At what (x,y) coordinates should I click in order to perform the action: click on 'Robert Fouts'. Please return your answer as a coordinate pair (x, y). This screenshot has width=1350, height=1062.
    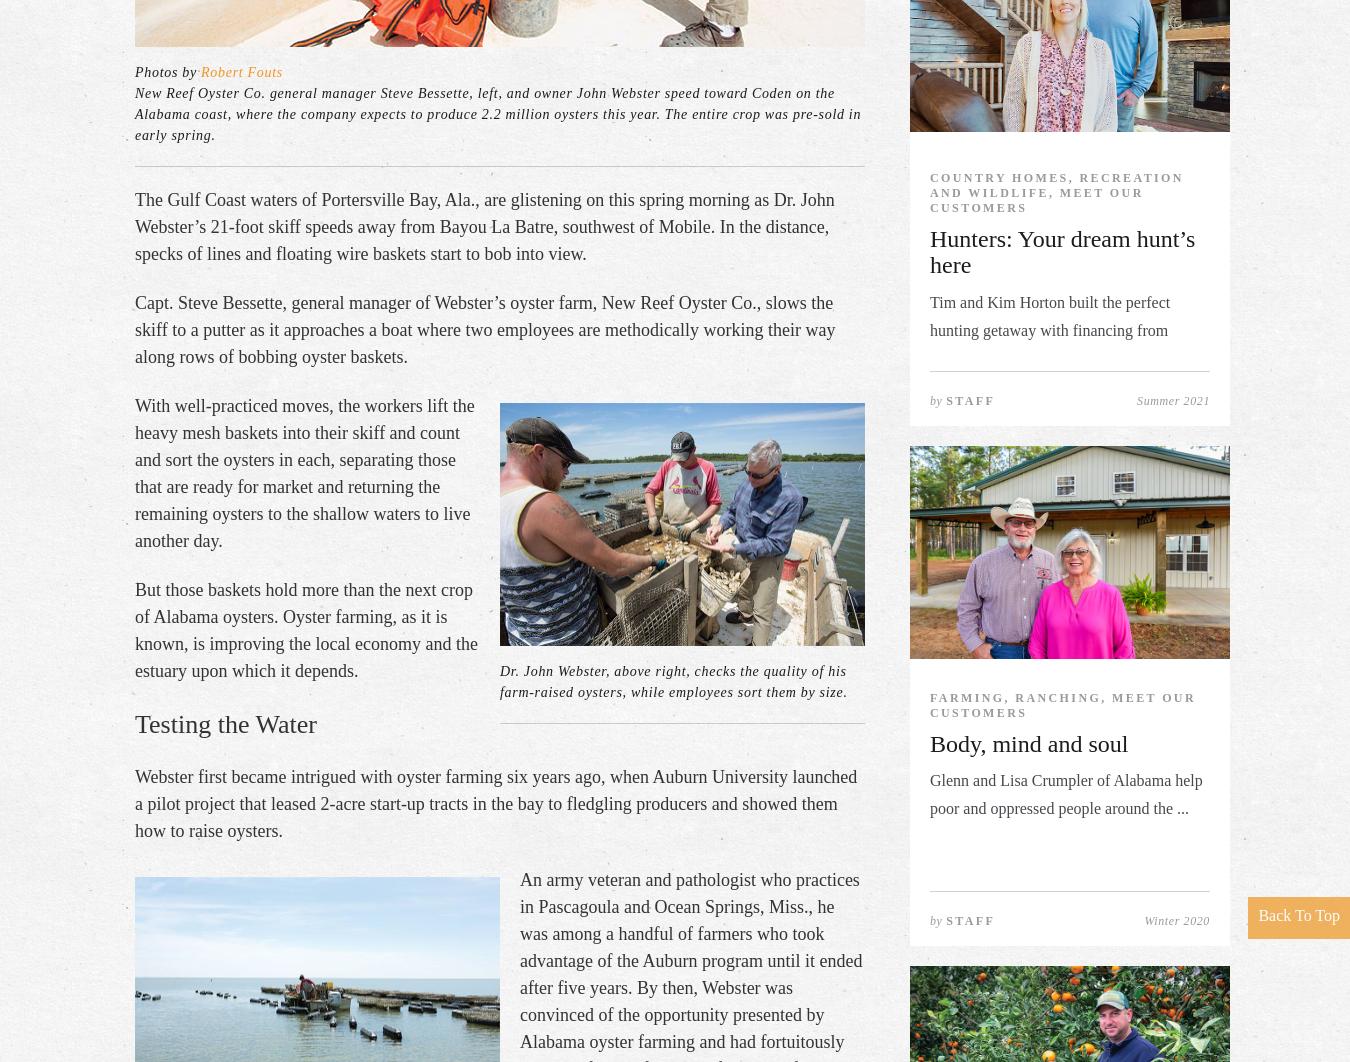
    Looking at the image, I should click on (241, 71).